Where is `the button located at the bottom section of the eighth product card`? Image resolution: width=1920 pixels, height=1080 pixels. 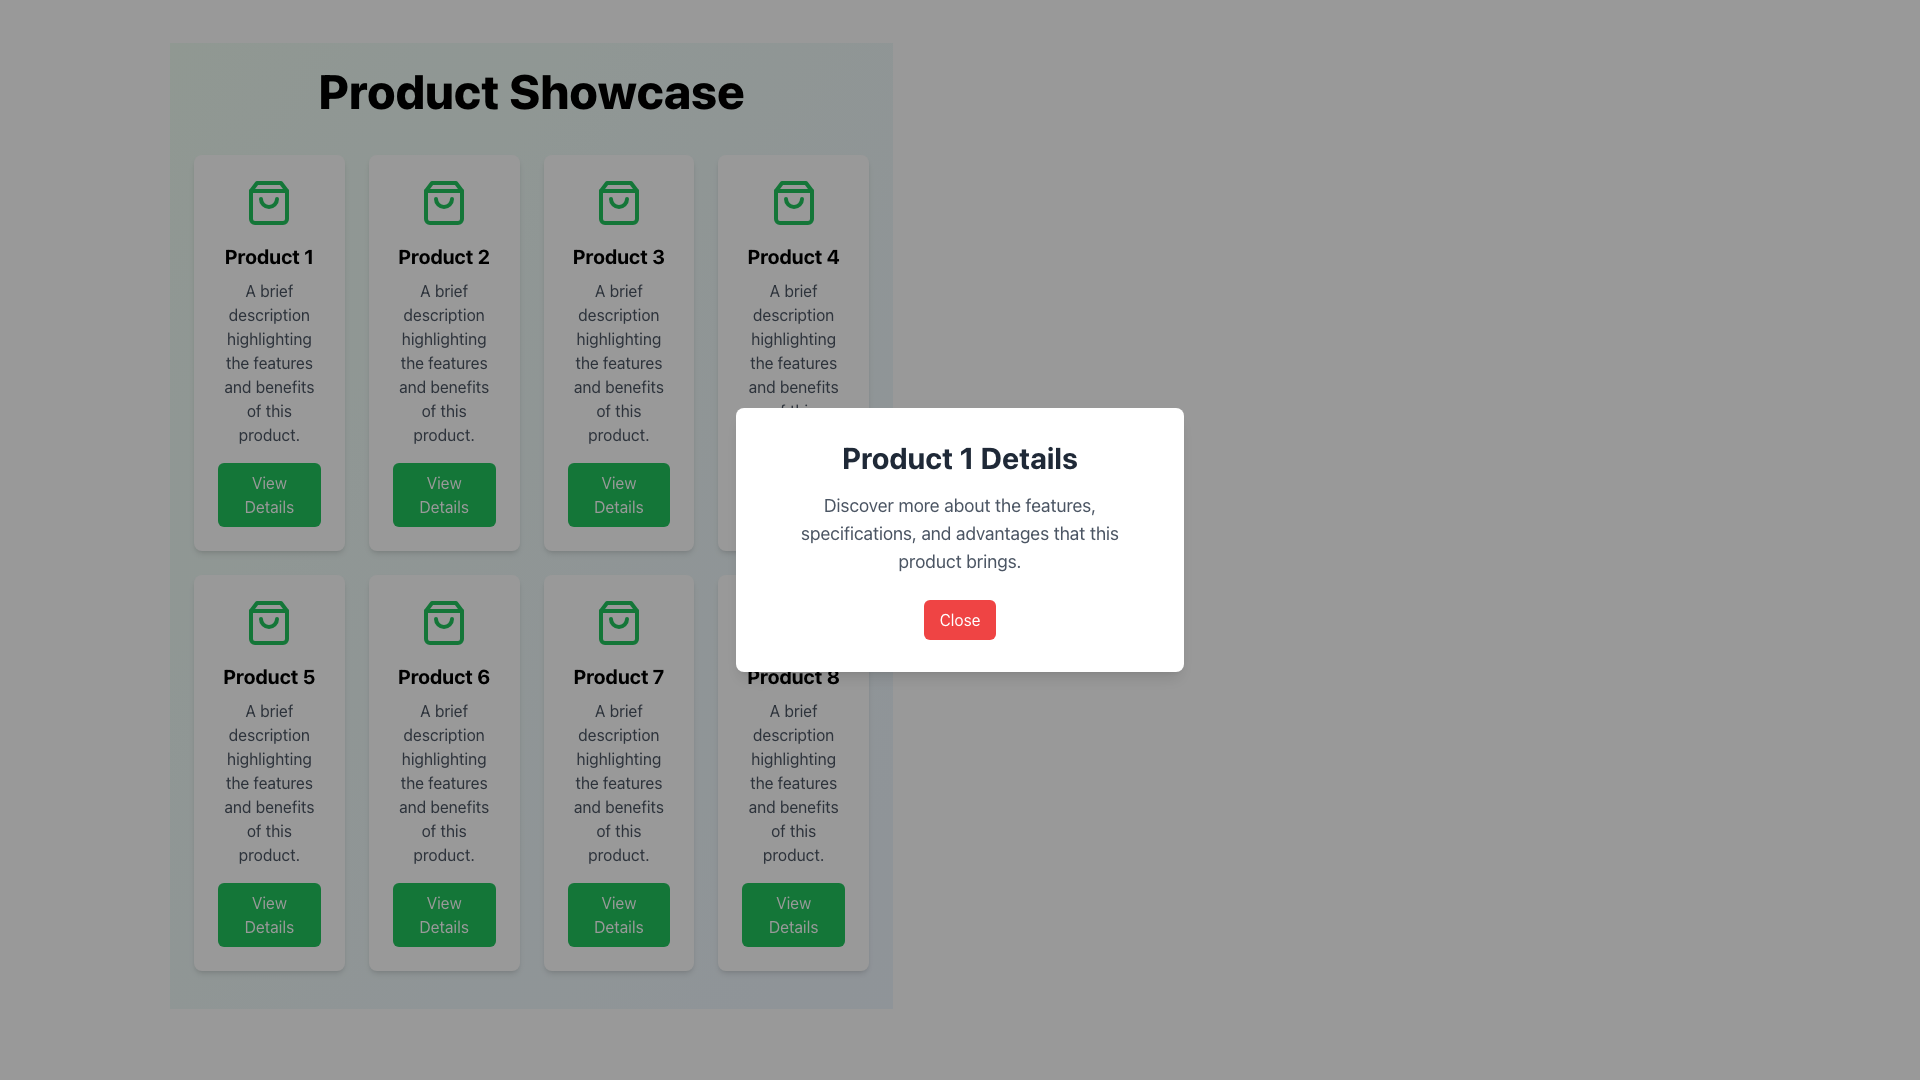 the button located at the bottom section of the eighth product card is located at coordinates (792, 914).